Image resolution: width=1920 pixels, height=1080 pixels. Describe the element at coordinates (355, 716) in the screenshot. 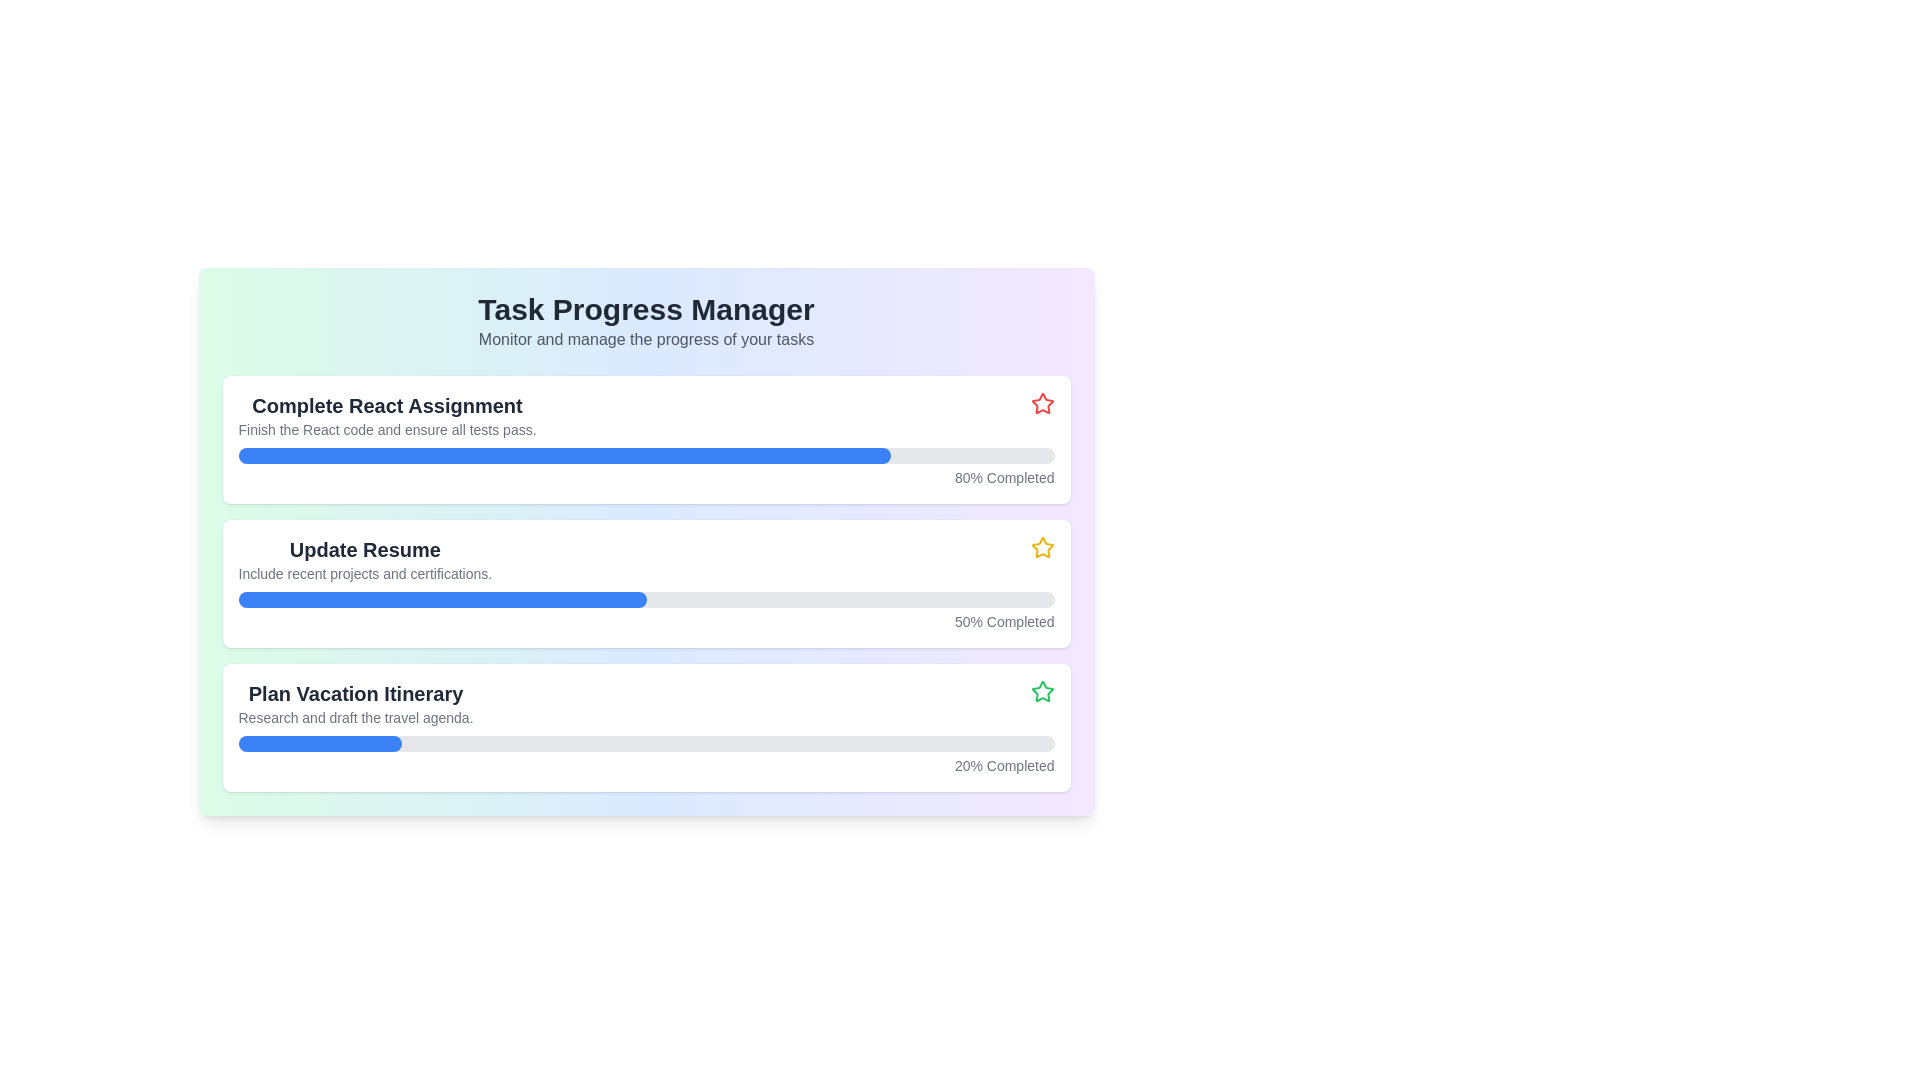

I see `the text element located below the 'Plan Vacation Itinerary' task, which provides additional context or guidance for the user in the third task card of the vertical list` at that location.